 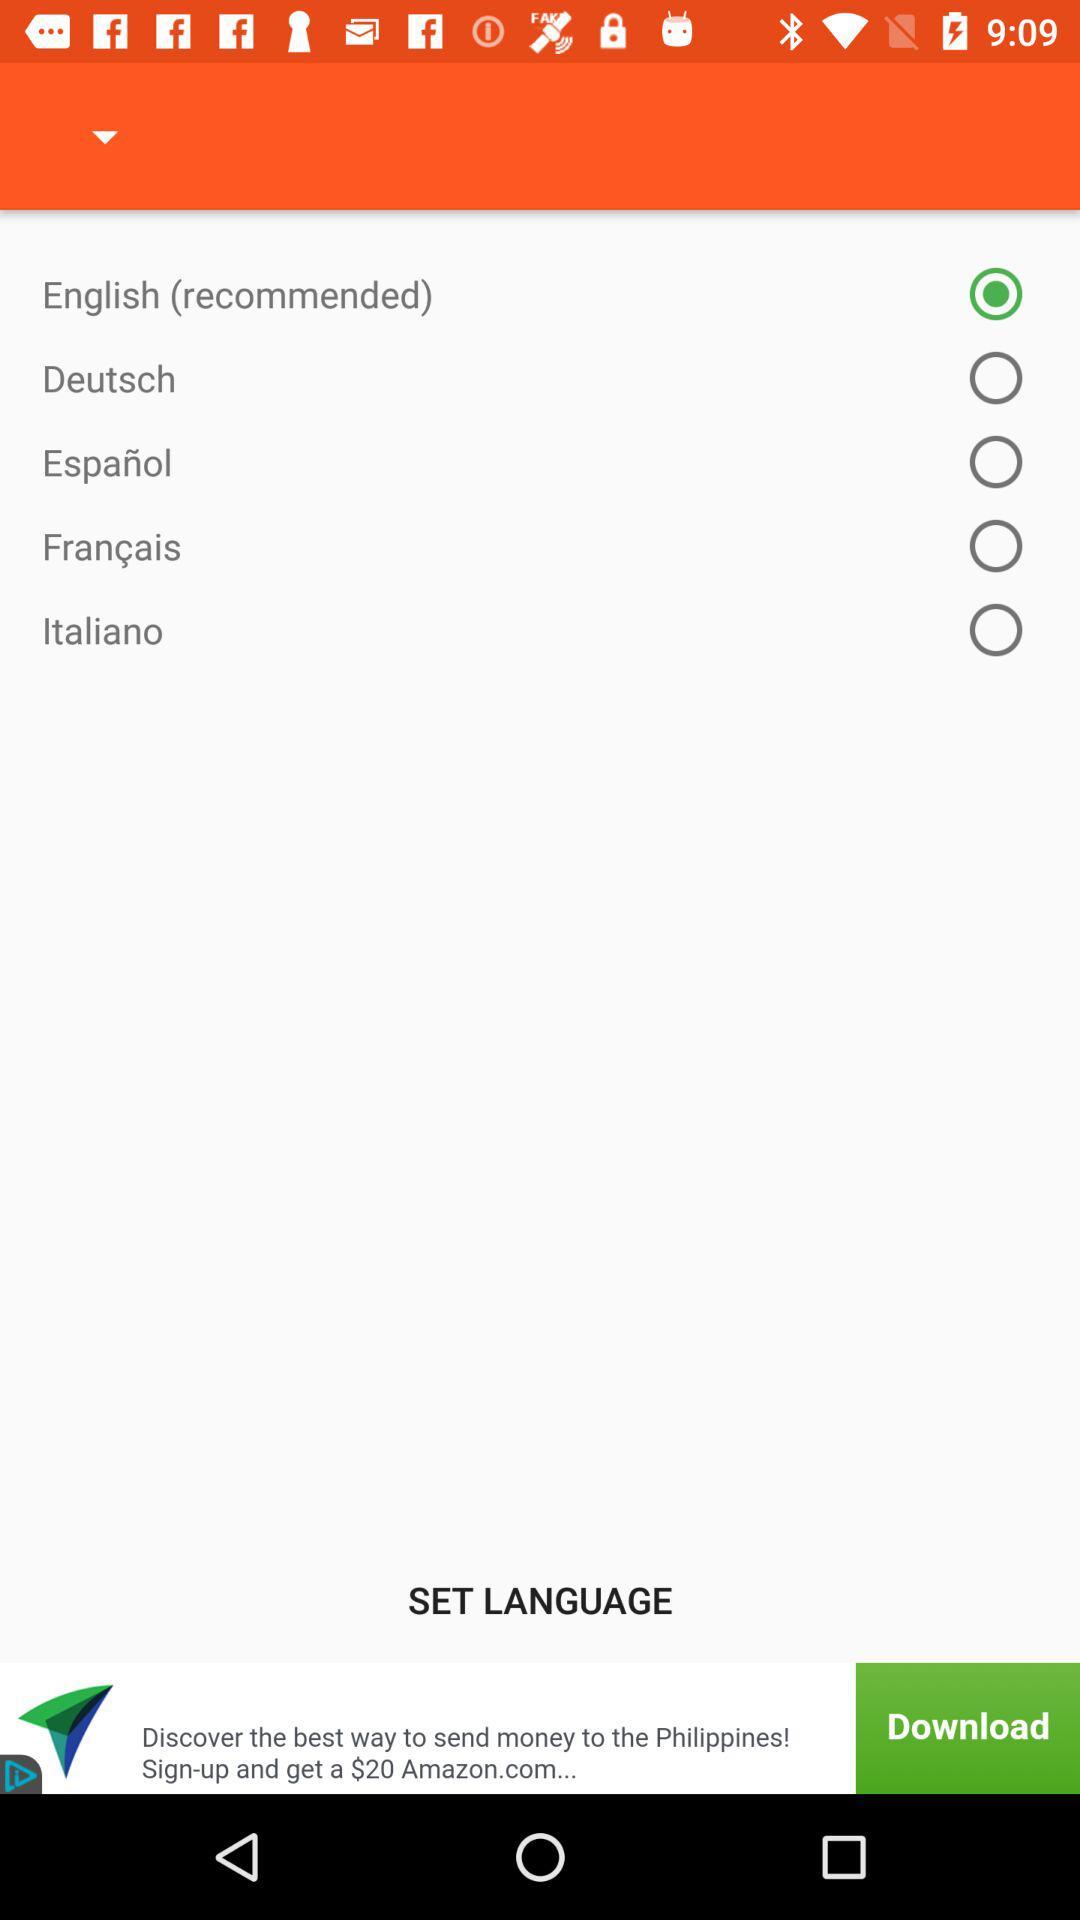 I want to click on download, so click(x=540, y=1727).